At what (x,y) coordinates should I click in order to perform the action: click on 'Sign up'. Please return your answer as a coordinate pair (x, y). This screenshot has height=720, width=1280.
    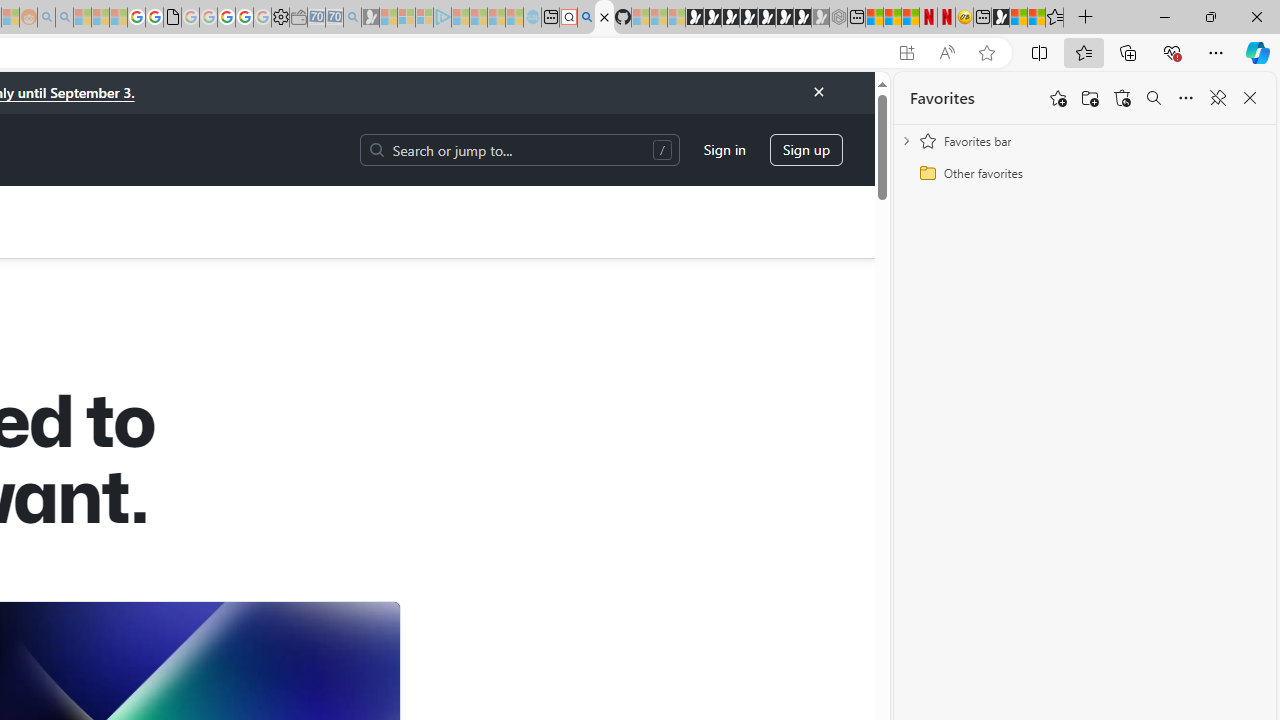
    Looking at the image, I should click on (807, 148).